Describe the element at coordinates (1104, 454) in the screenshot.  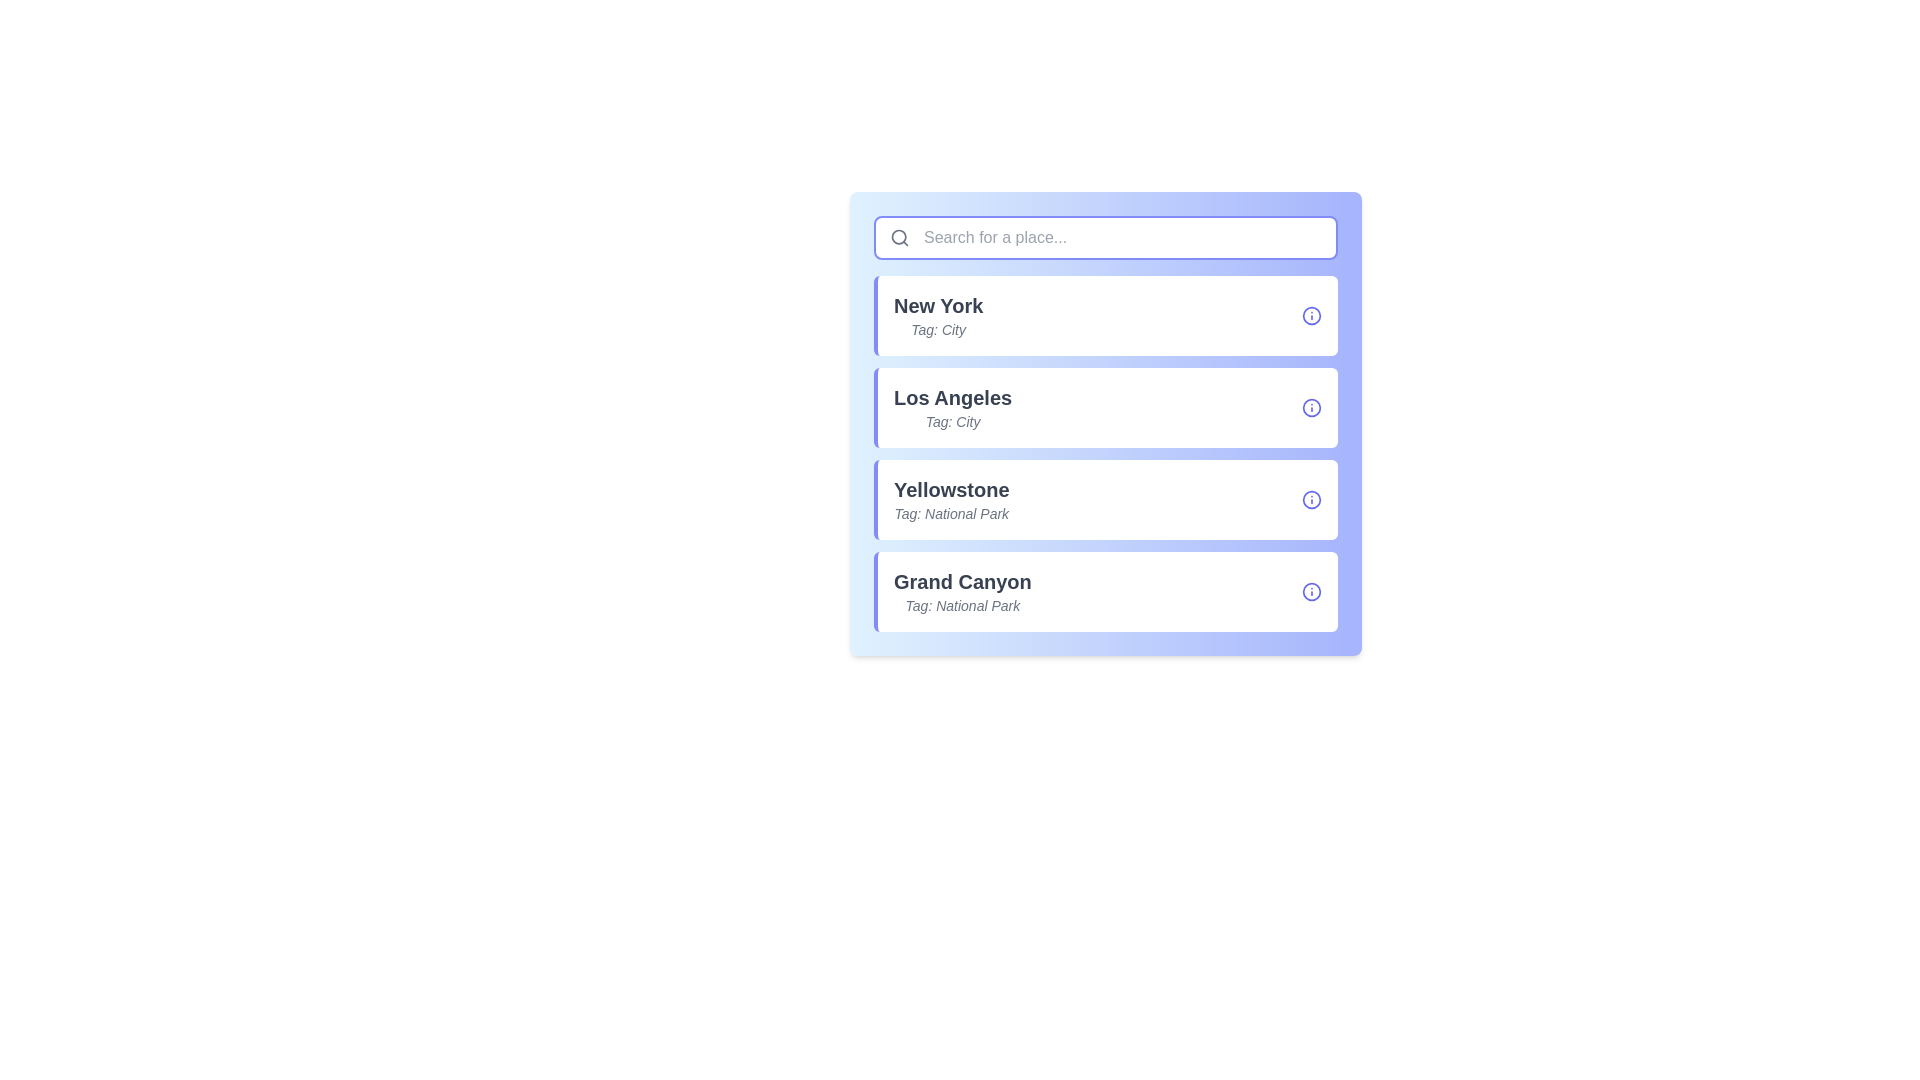
I see `the second location card` at that location.